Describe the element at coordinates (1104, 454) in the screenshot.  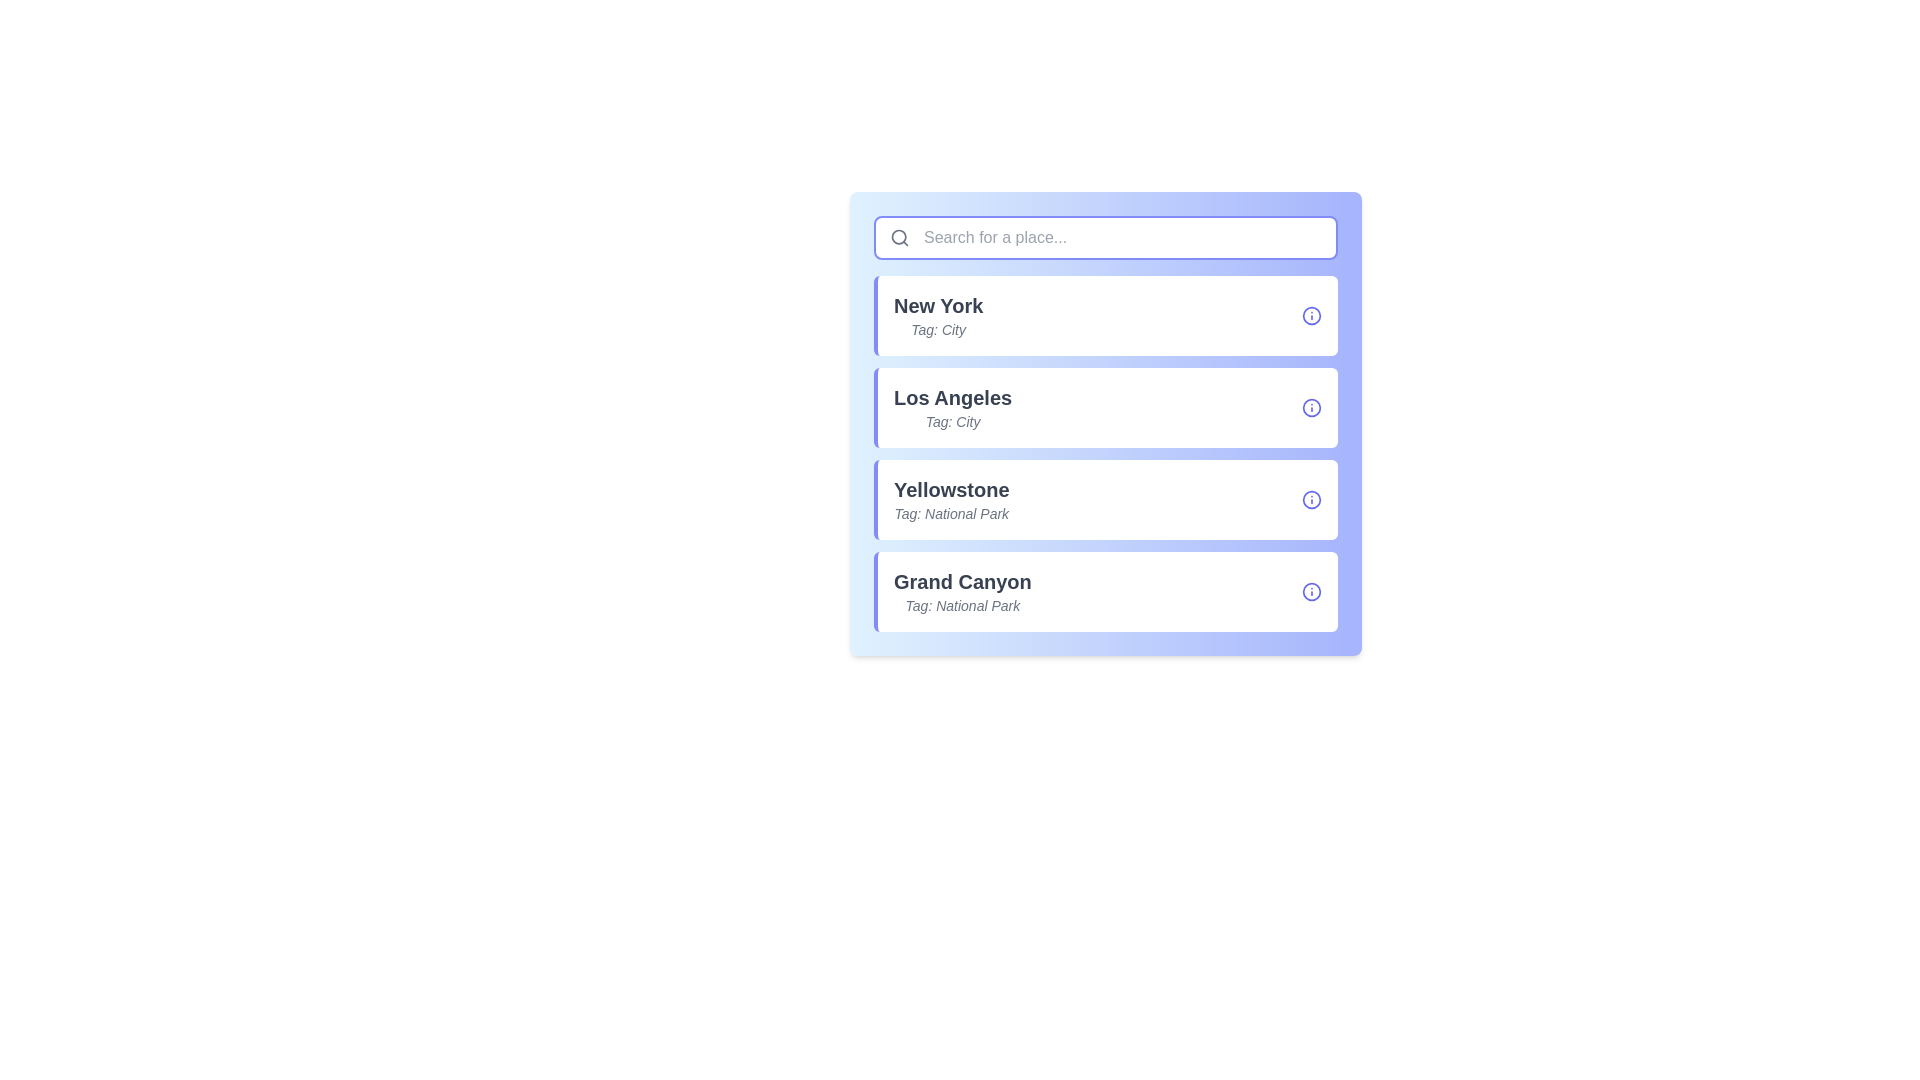
I see `the second location card` at that location.